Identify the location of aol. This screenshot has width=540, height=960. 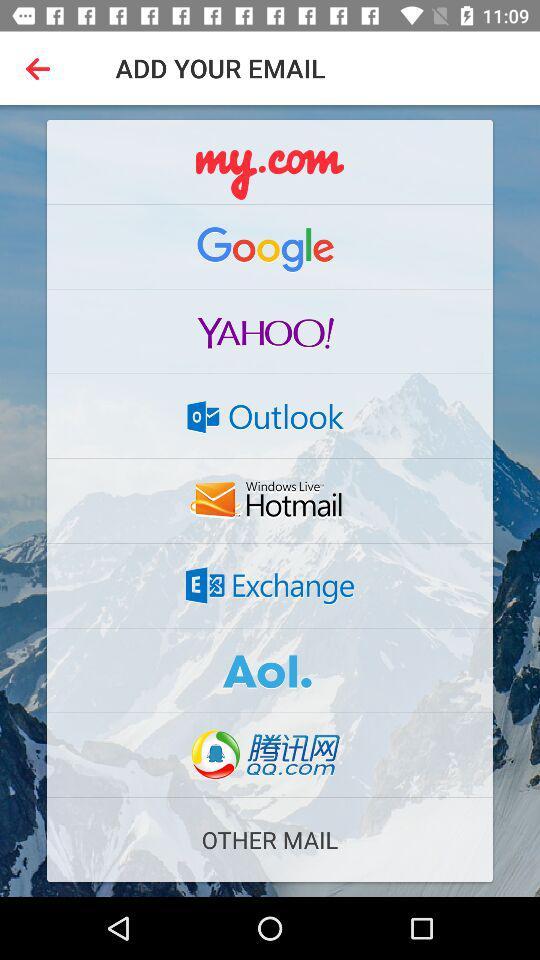
(270, 671).